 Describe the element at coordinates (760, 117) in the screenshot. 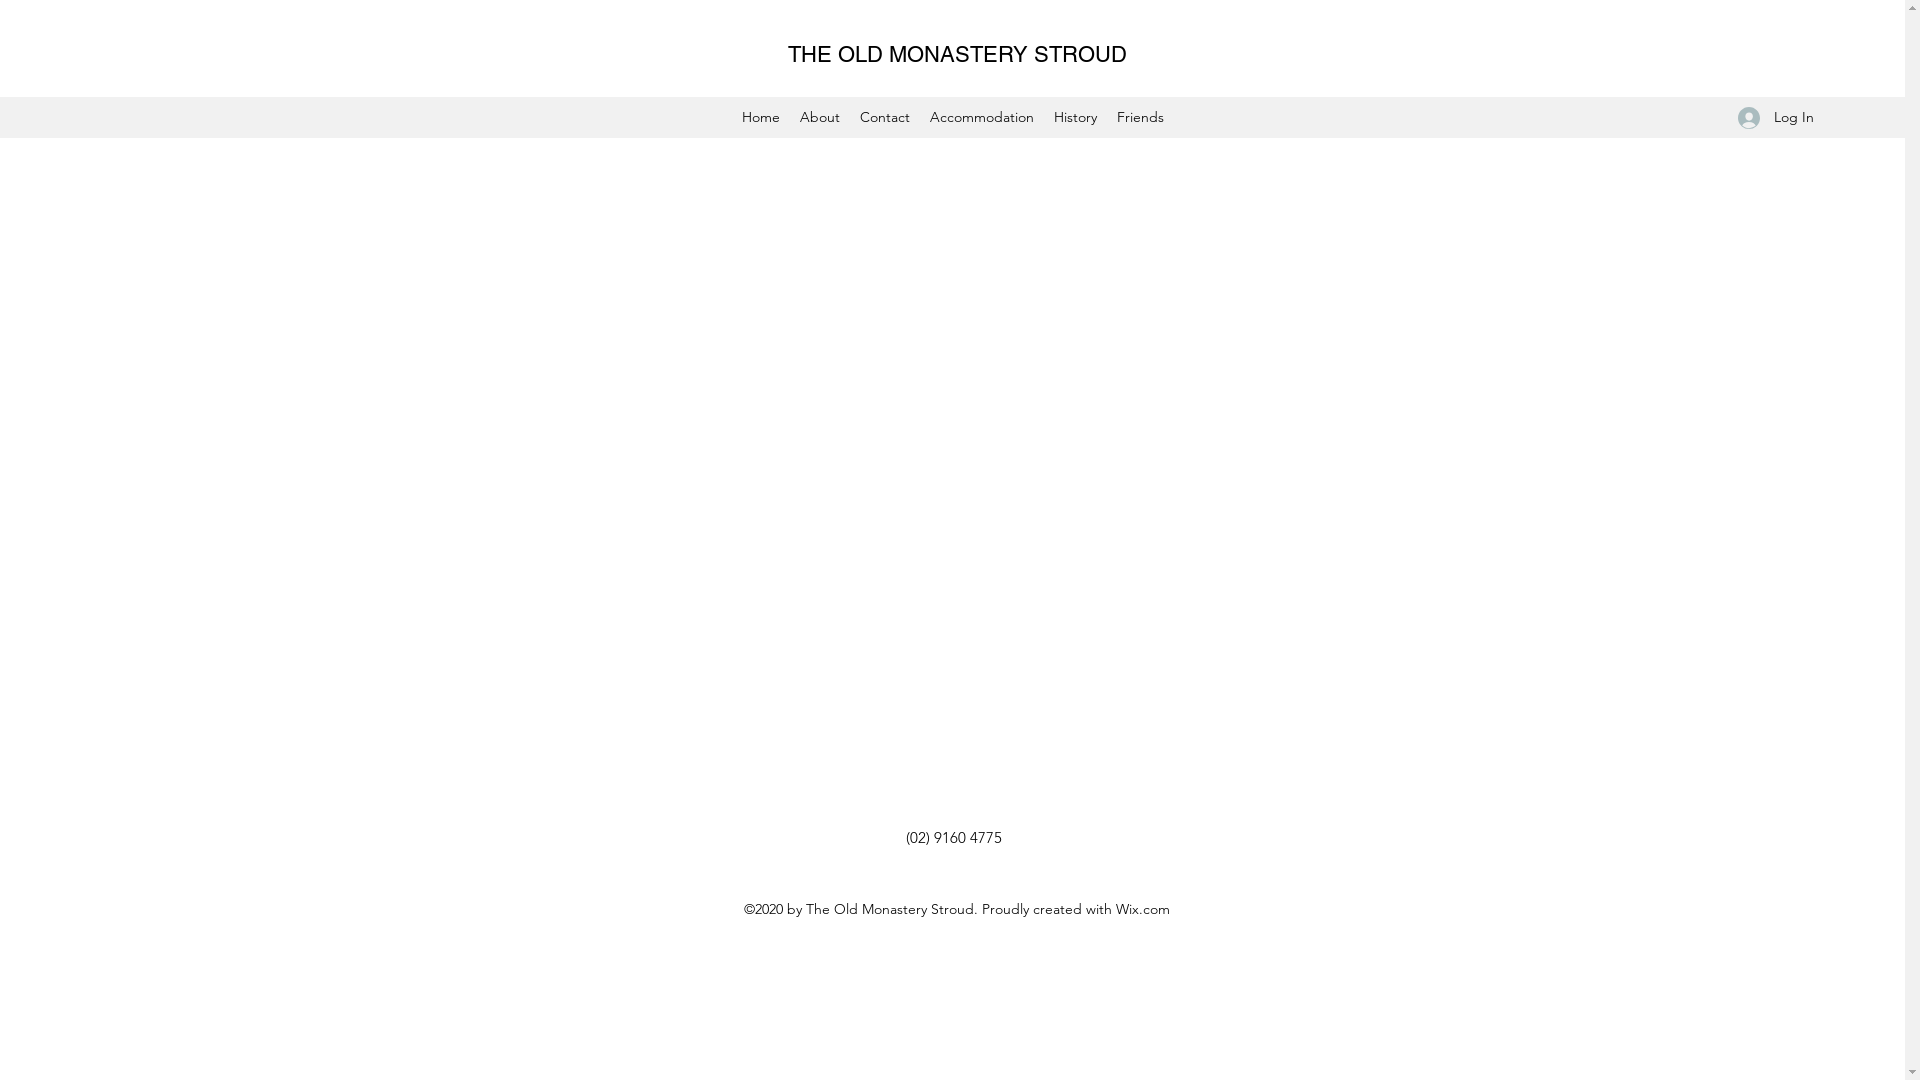

I see `'Home'` at that location.